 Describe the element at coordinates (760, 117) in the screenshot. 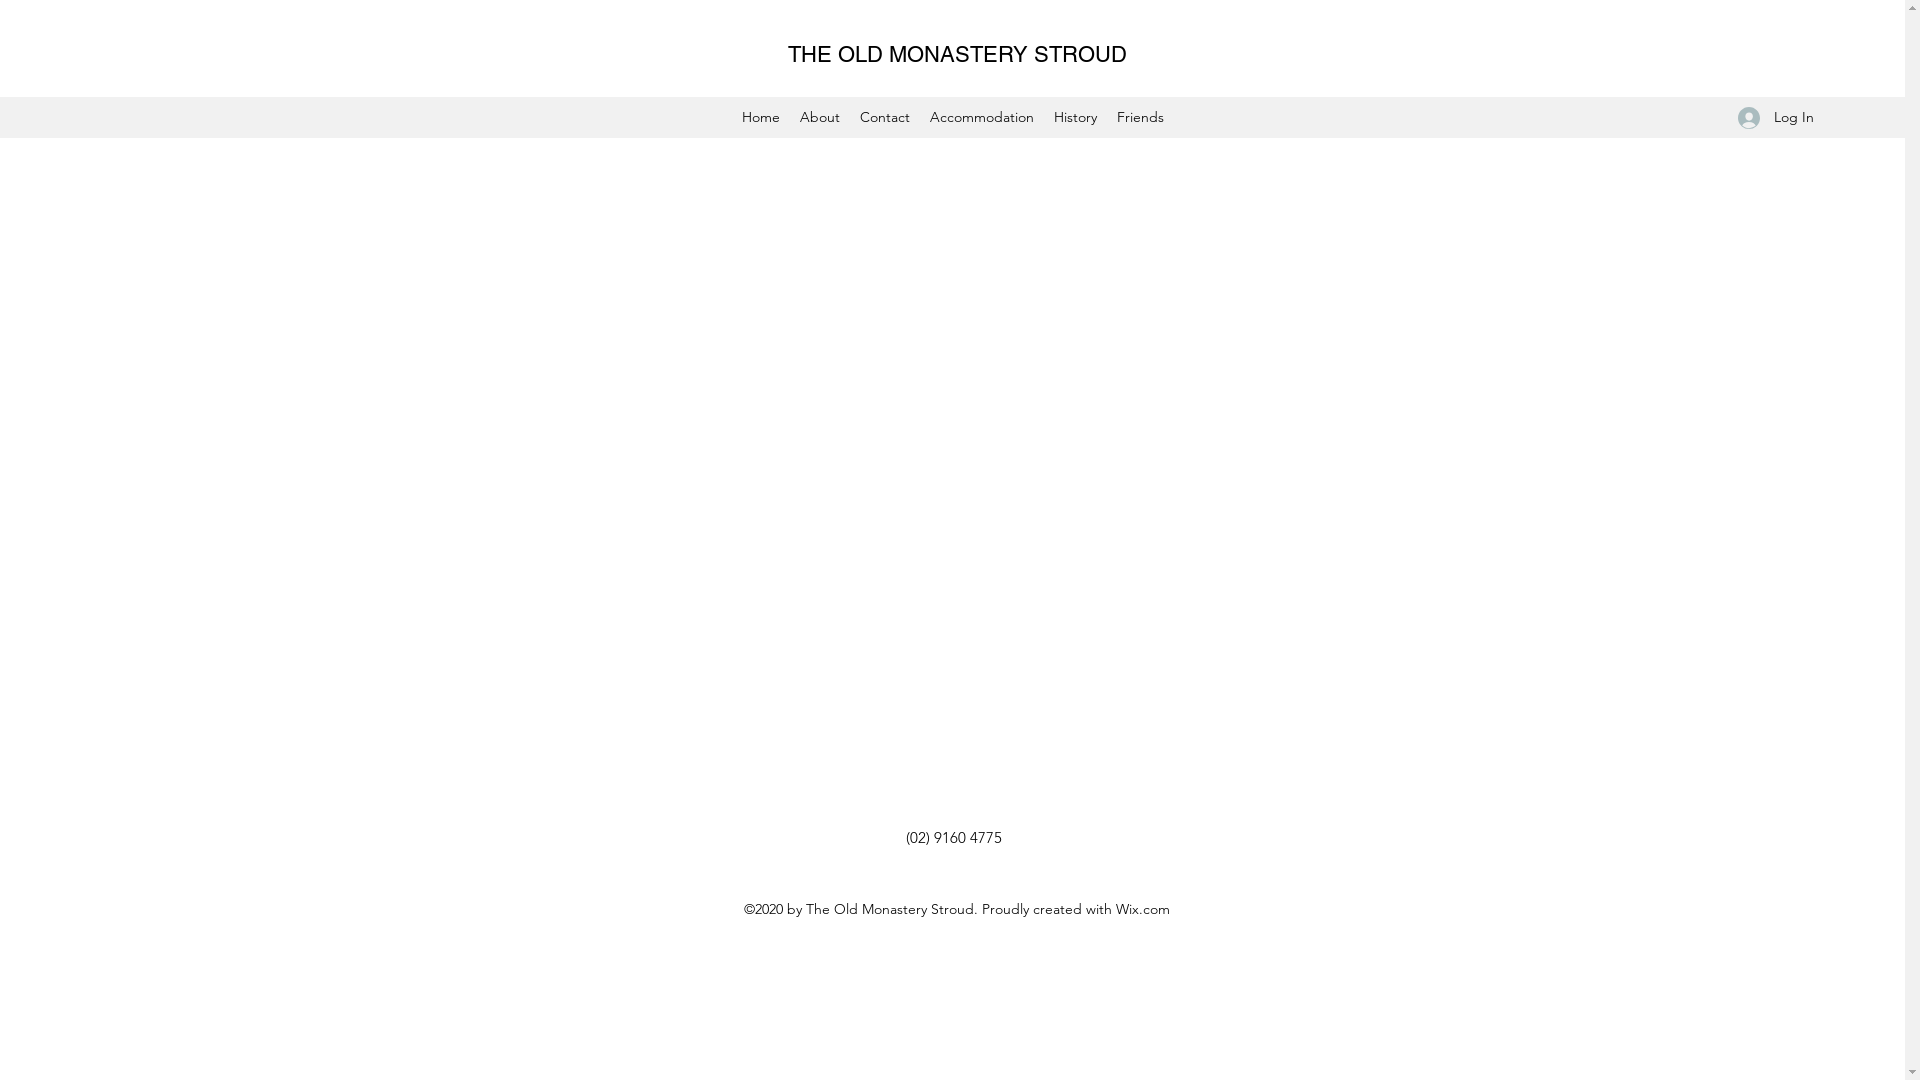

I see `'Home'` at that location.